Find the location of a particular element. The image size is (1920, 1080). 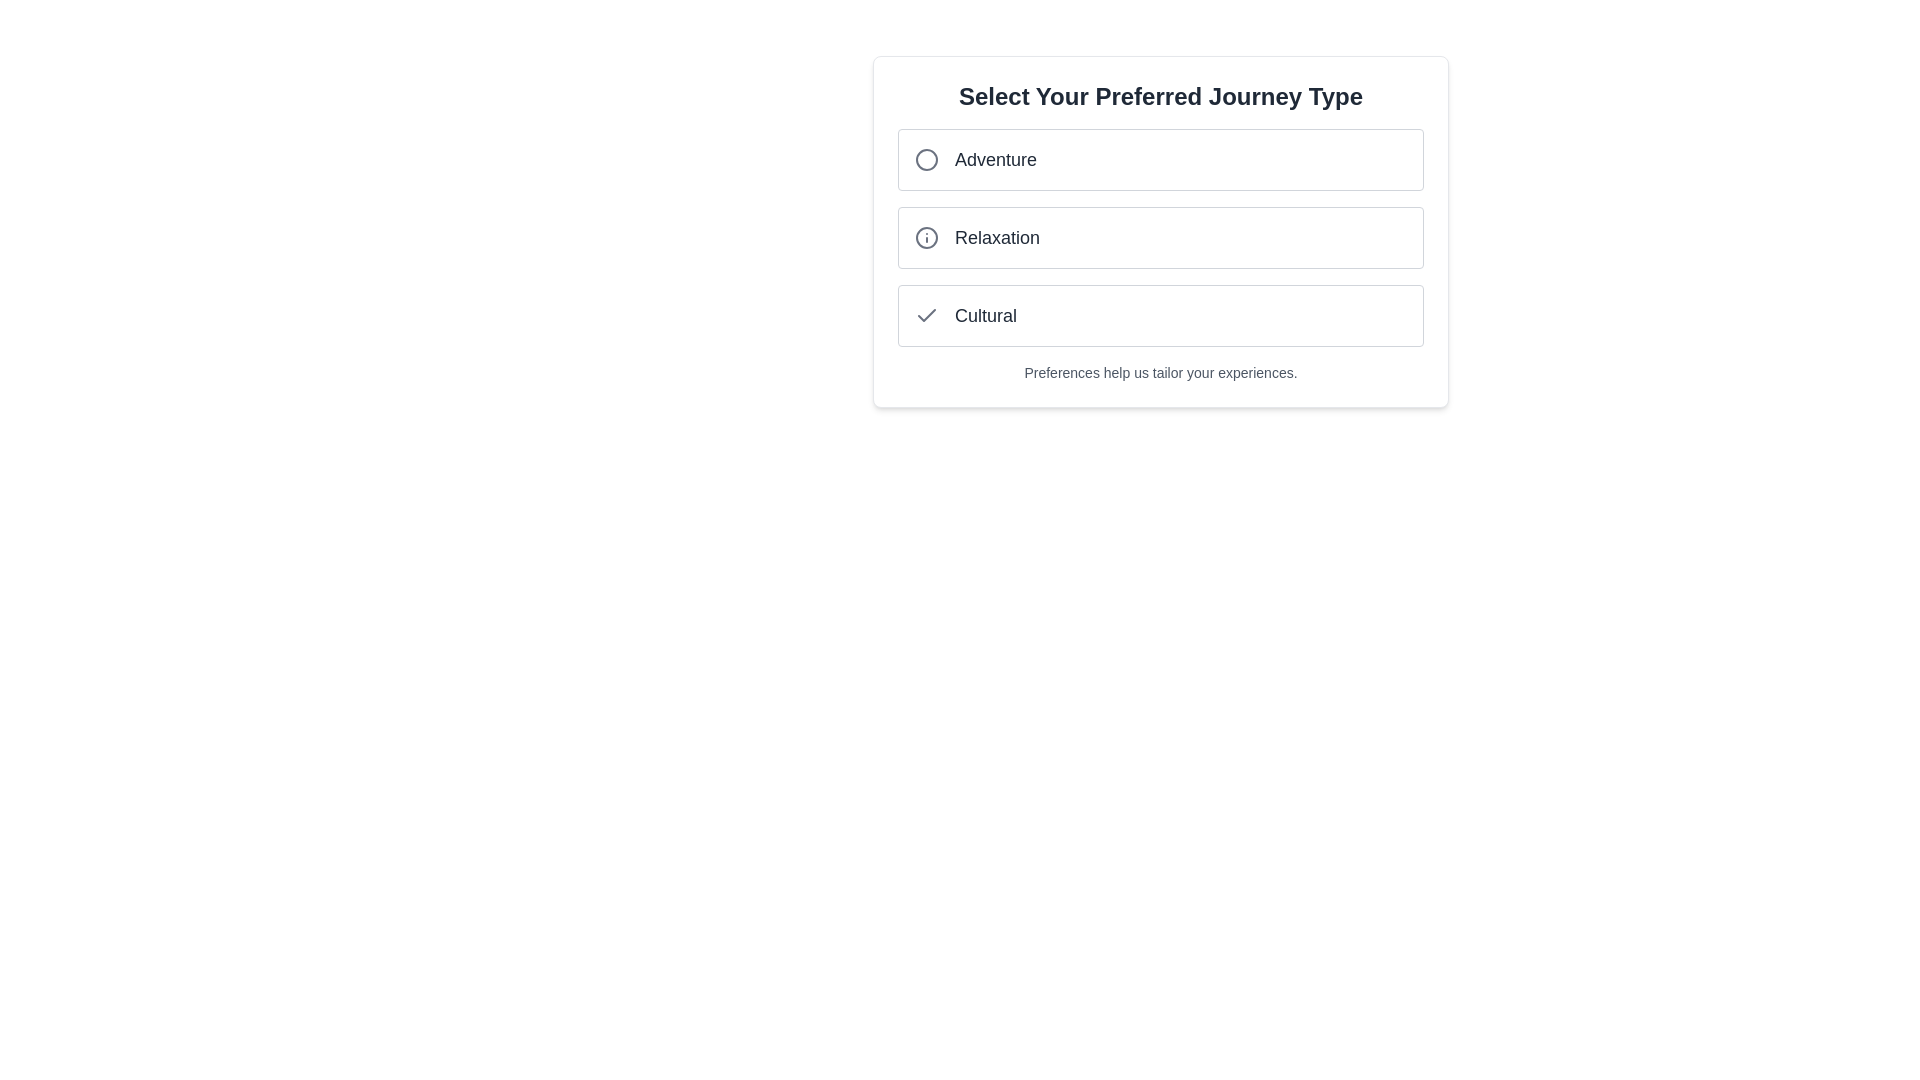

the checkmark icon styled with a thin stroke and rounded cap and join, located in the selection box for 'Cultural' is located at coordinates (925, 315).